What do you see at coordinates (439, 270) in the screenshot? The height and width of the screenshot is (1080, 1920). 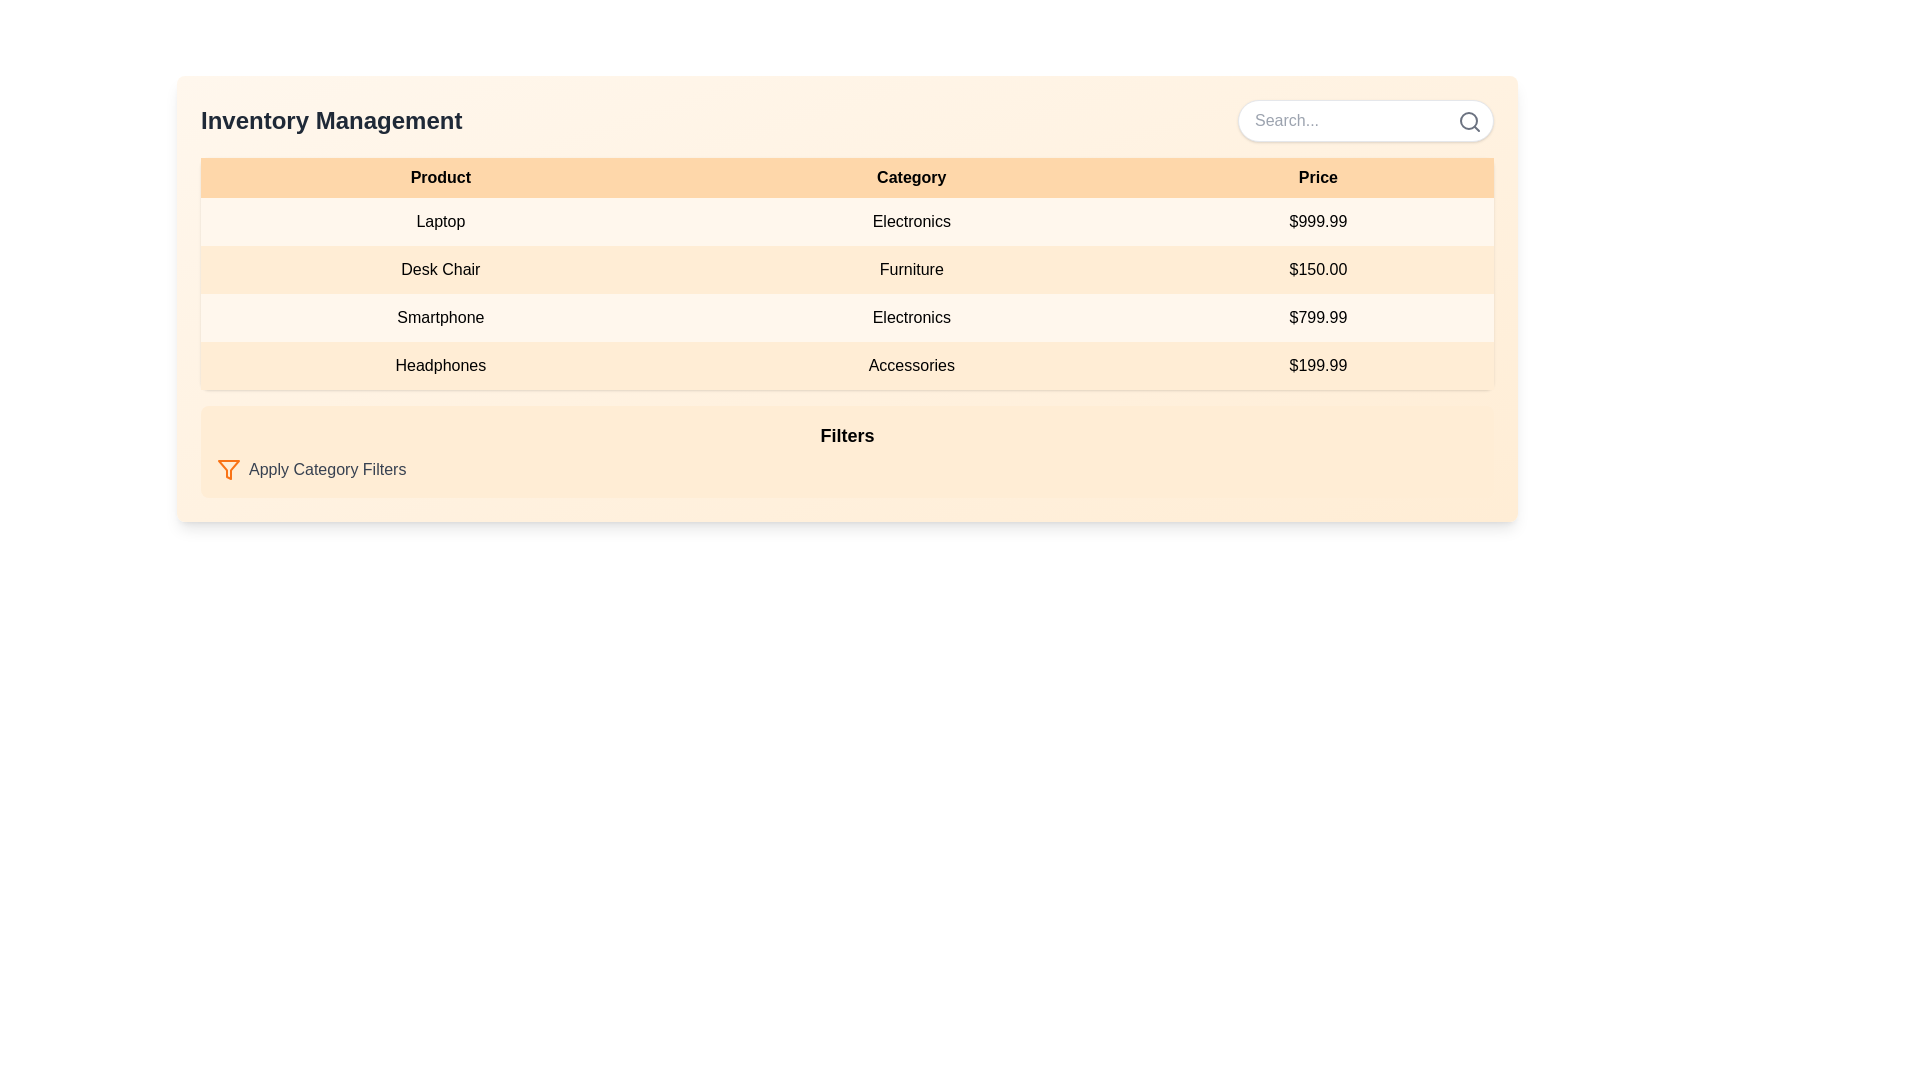 I see `the 'Desk Chair' text label` at bounding box center [439, 270].